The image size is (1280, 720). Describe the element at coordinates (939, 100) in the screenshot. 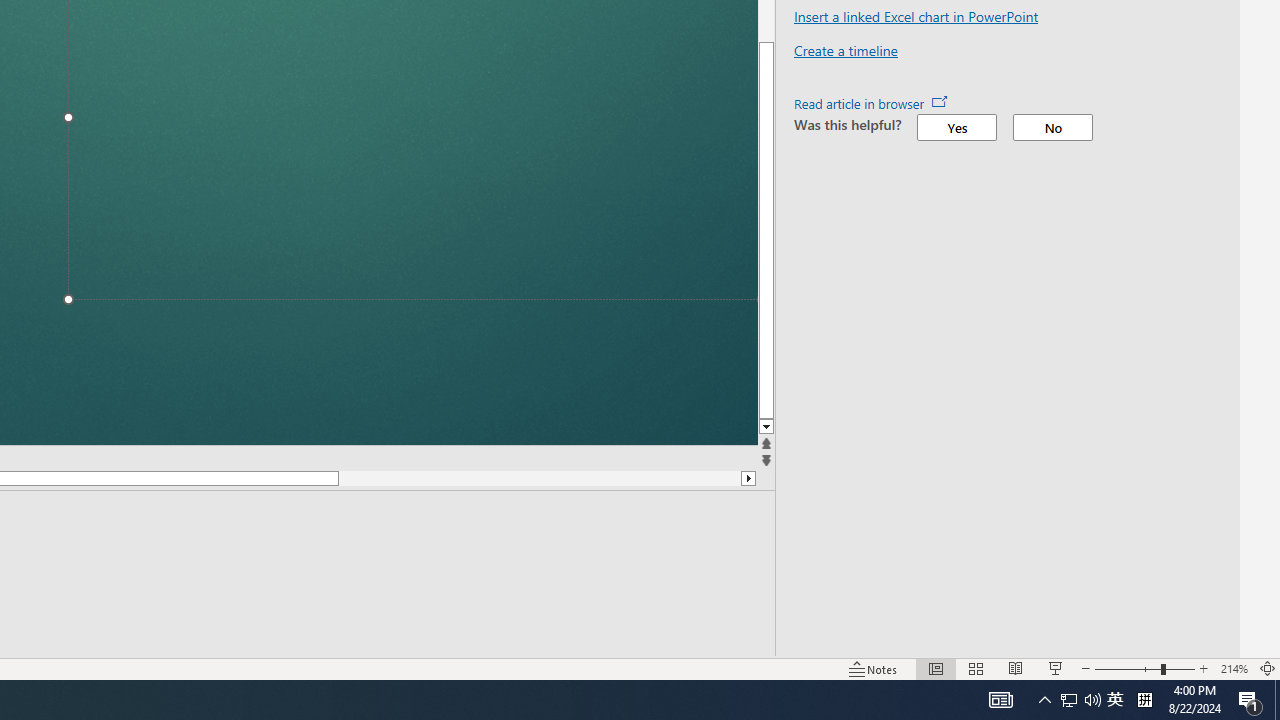

I see `'openinnewwindow icon'` at that location.